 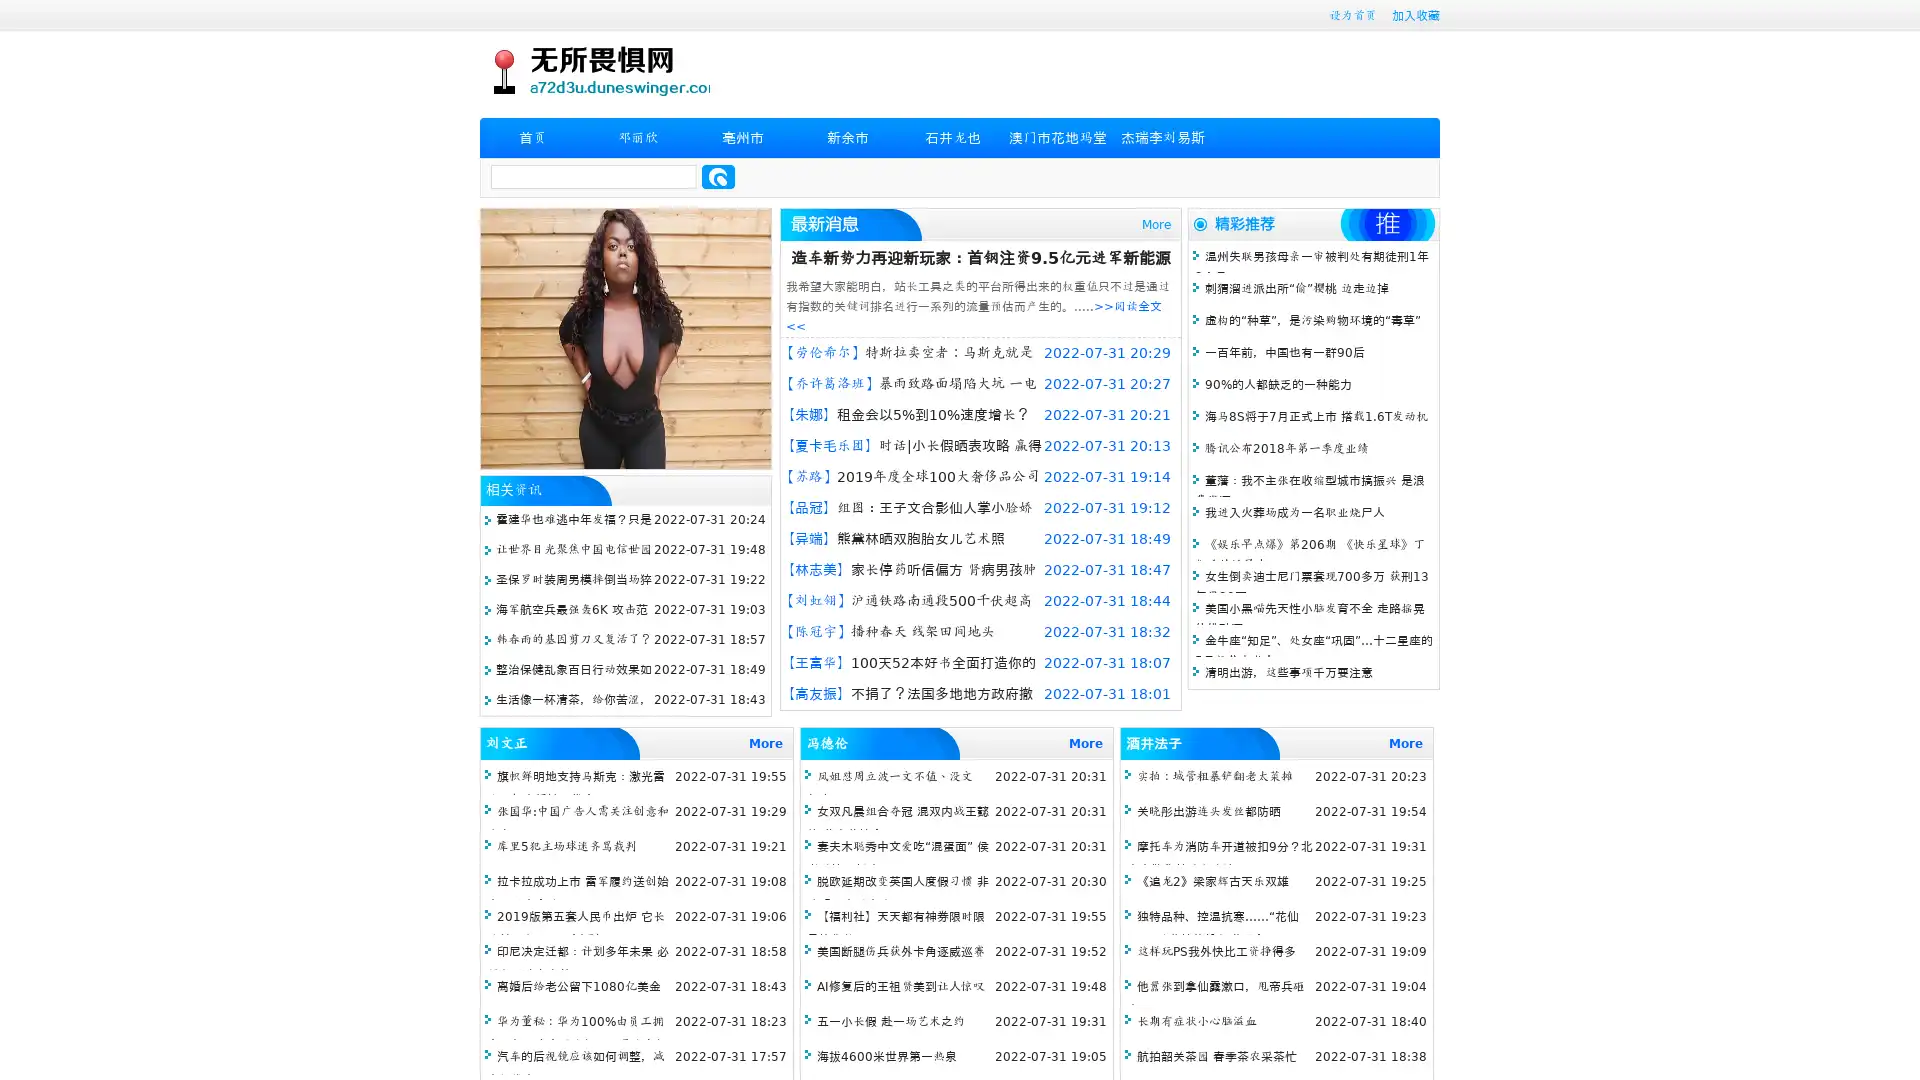 What do you see at coordinates (718, 176) in the screenshot?
I see `Search` at bounding box center [718, 176].